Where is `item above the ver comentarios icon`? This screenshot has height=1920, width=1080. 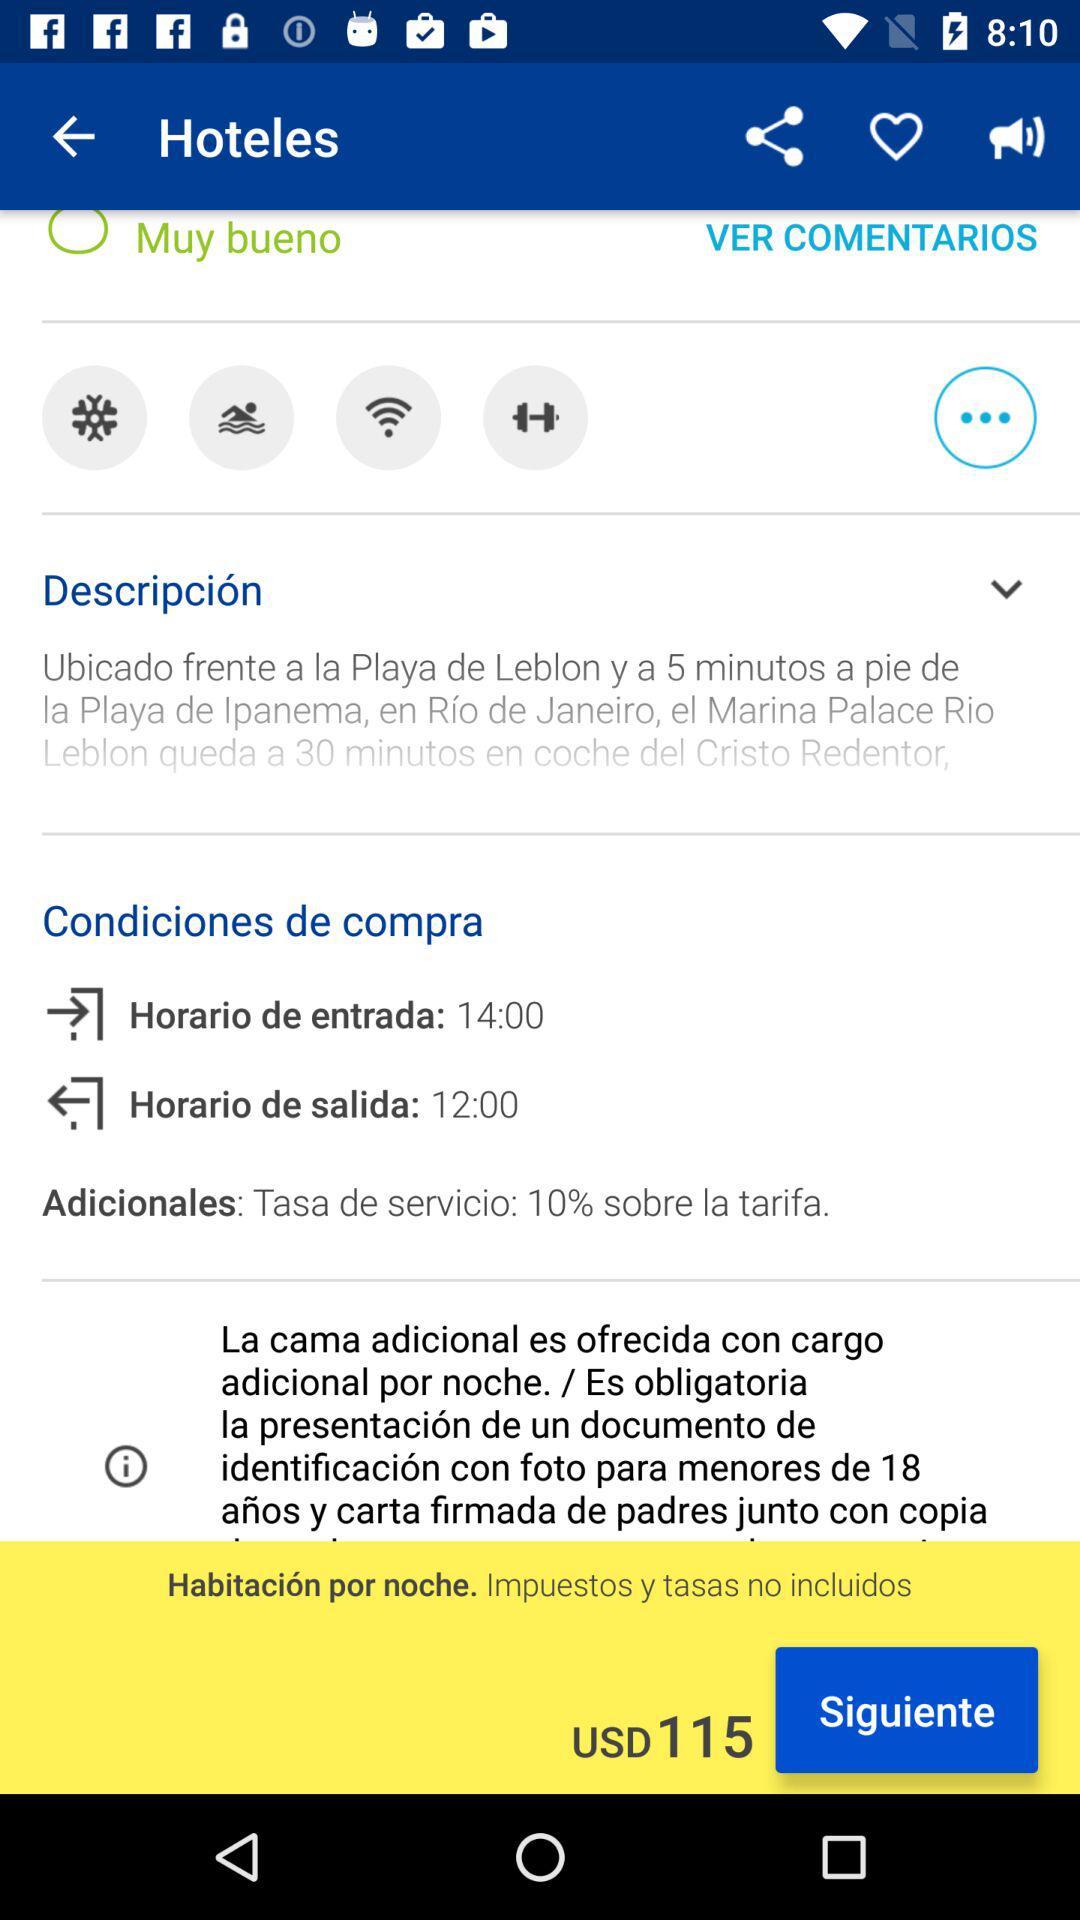
item above the ver comentarios icon is located at coordinates (1017, 135).